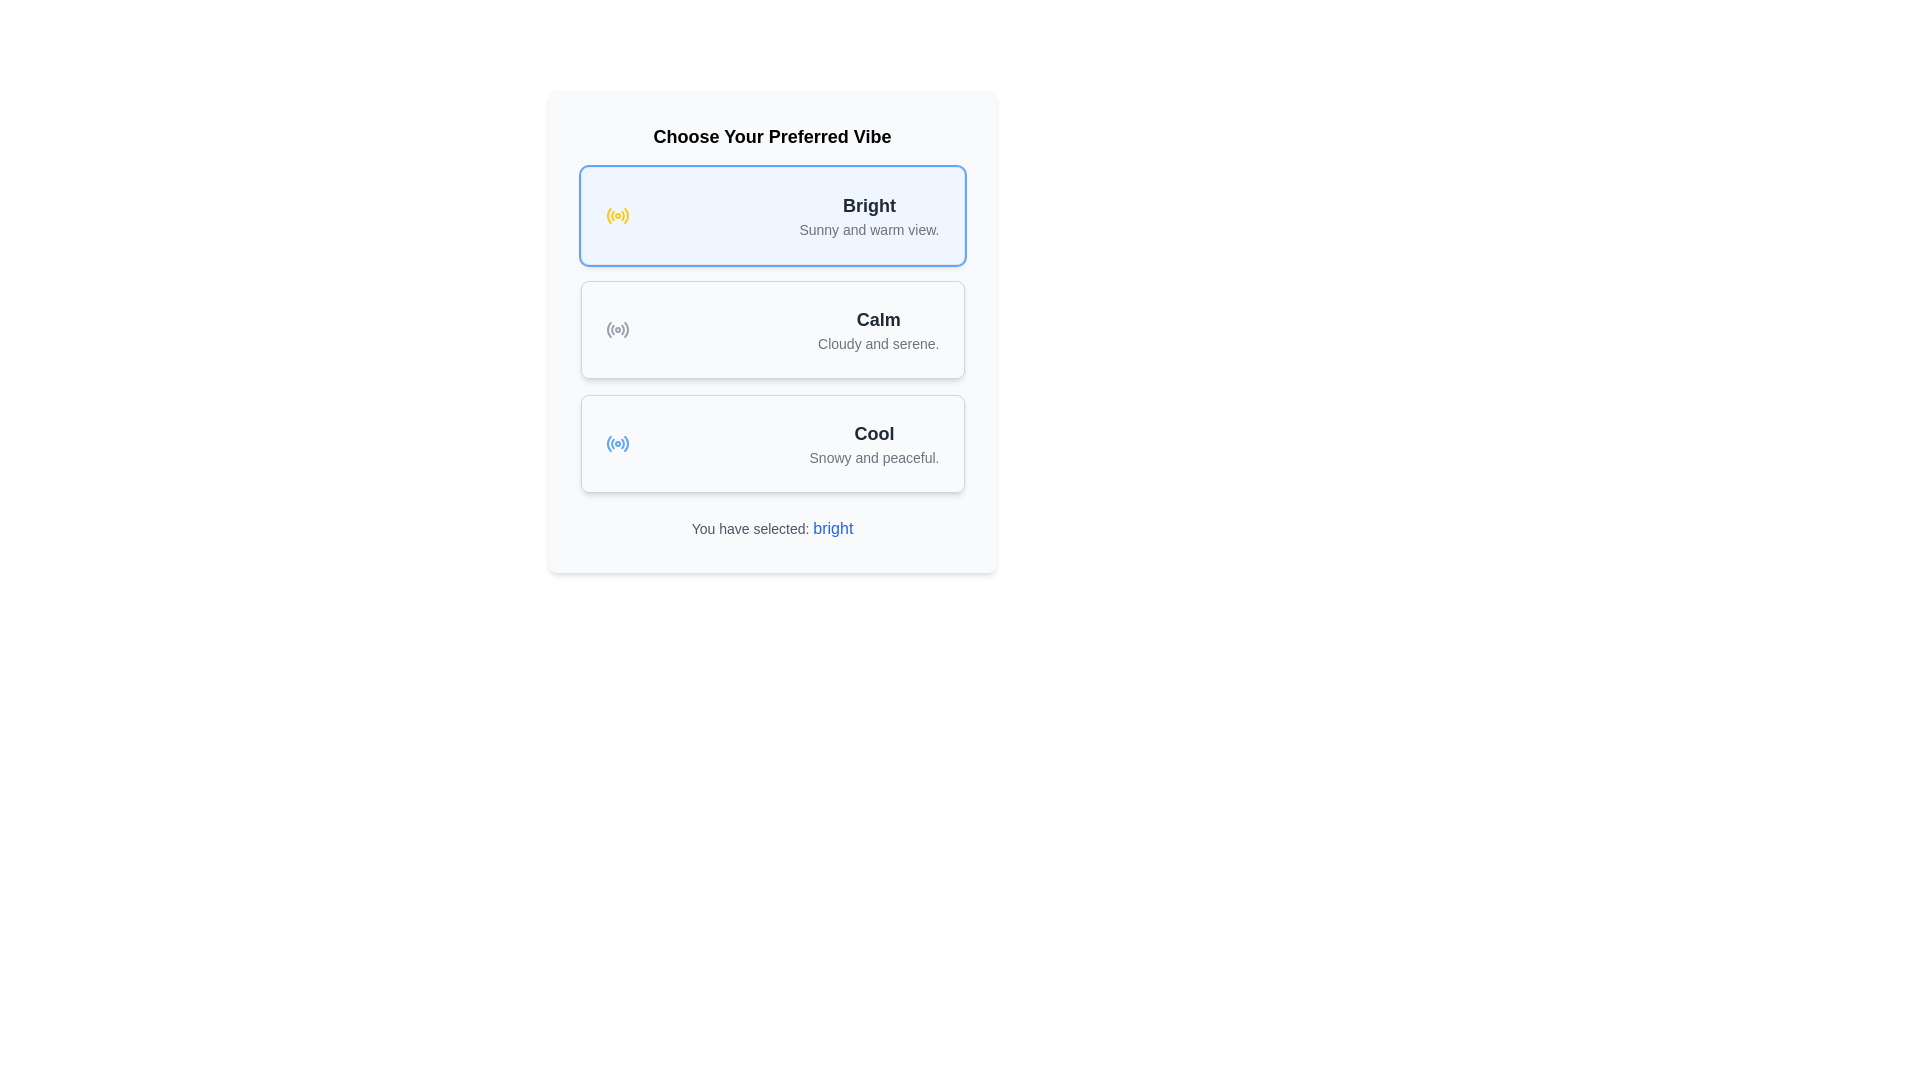 Image resolution: width=1920 pixels, height=1080 pixels. What do you see at coordinates (878, 329) in the screenshot?
I see `the text label element displaying the word 'Calm' styled in bold and larger font above the description 'Cloudy and serene'` at bounding box center [878, 329].